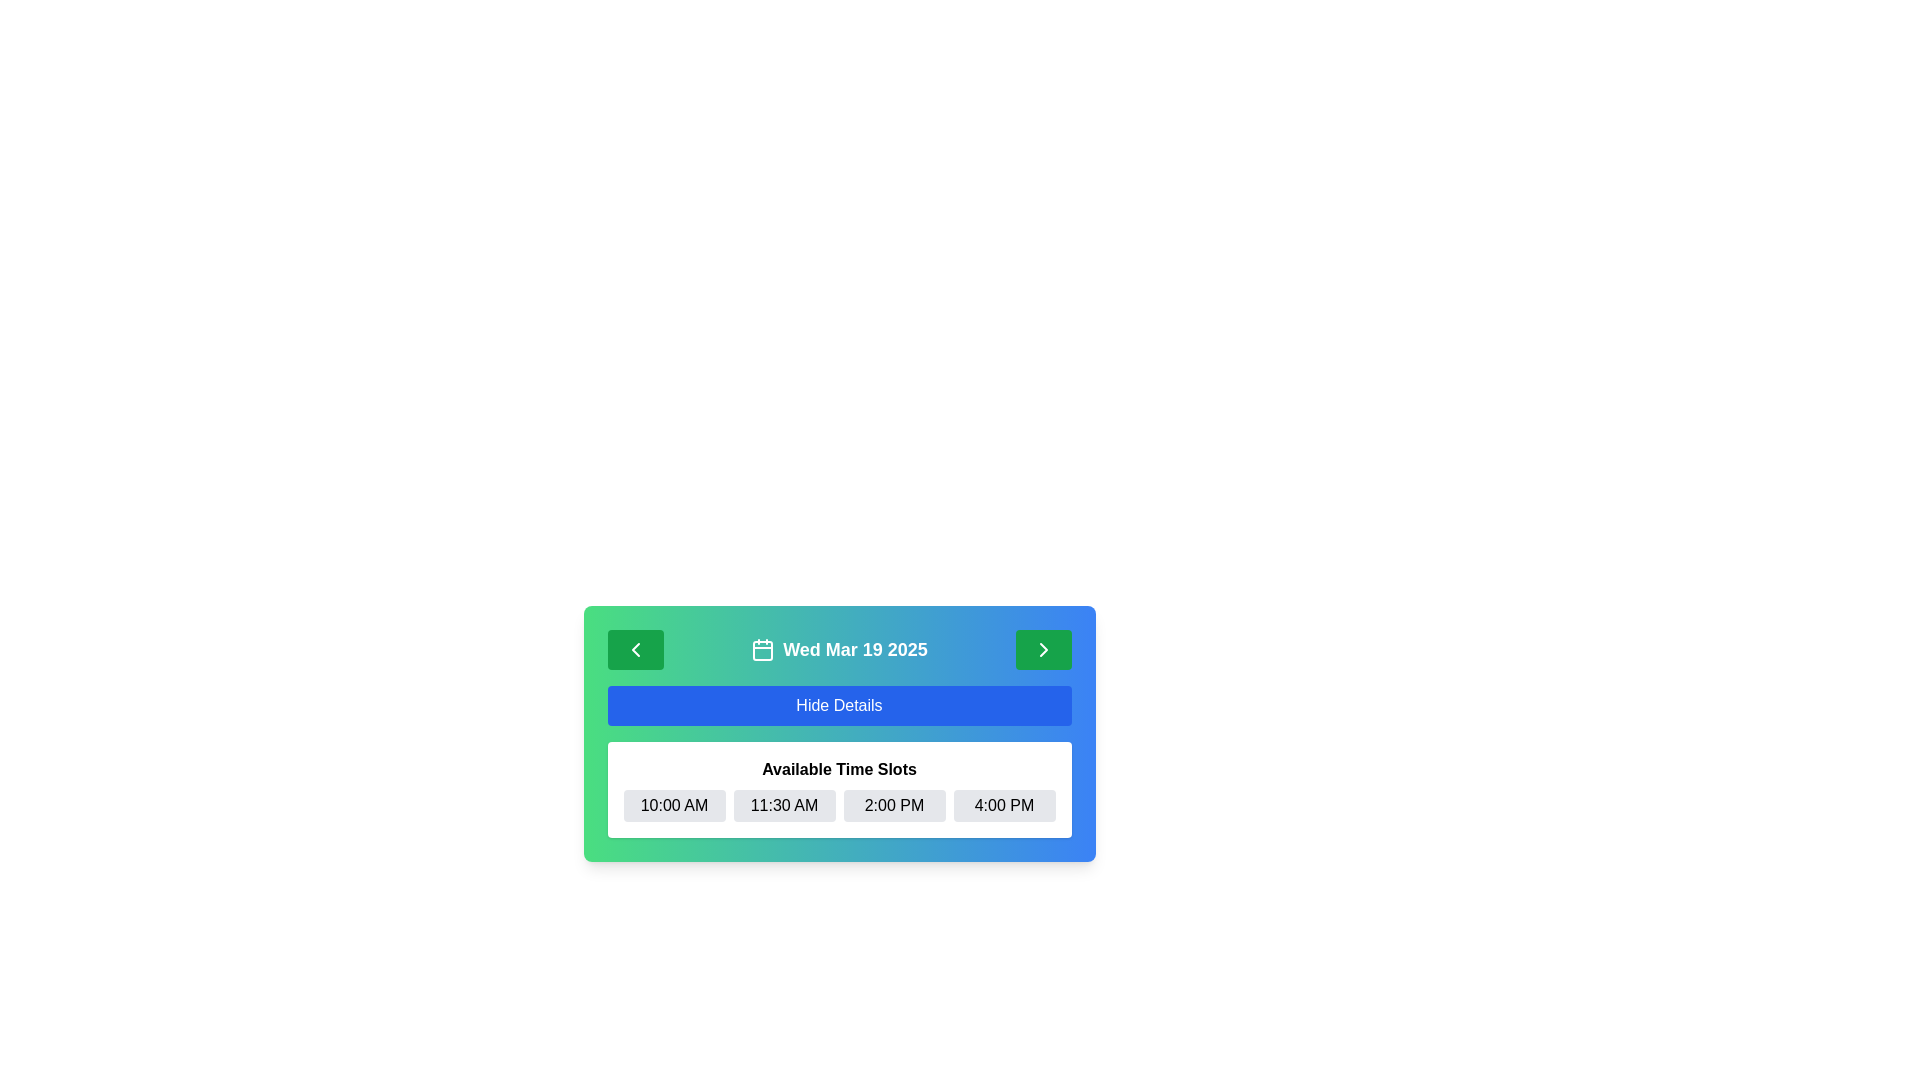 The width and height of the screenshot is (1920, 1080). What do you see at coordinates (783, 805) in the screenshot?
I see `the '11:30 AM' time slot button located between the '10:00 AM' and '2:00 PM' buttons in the scheduling interface` at bounding box center [783, 805].